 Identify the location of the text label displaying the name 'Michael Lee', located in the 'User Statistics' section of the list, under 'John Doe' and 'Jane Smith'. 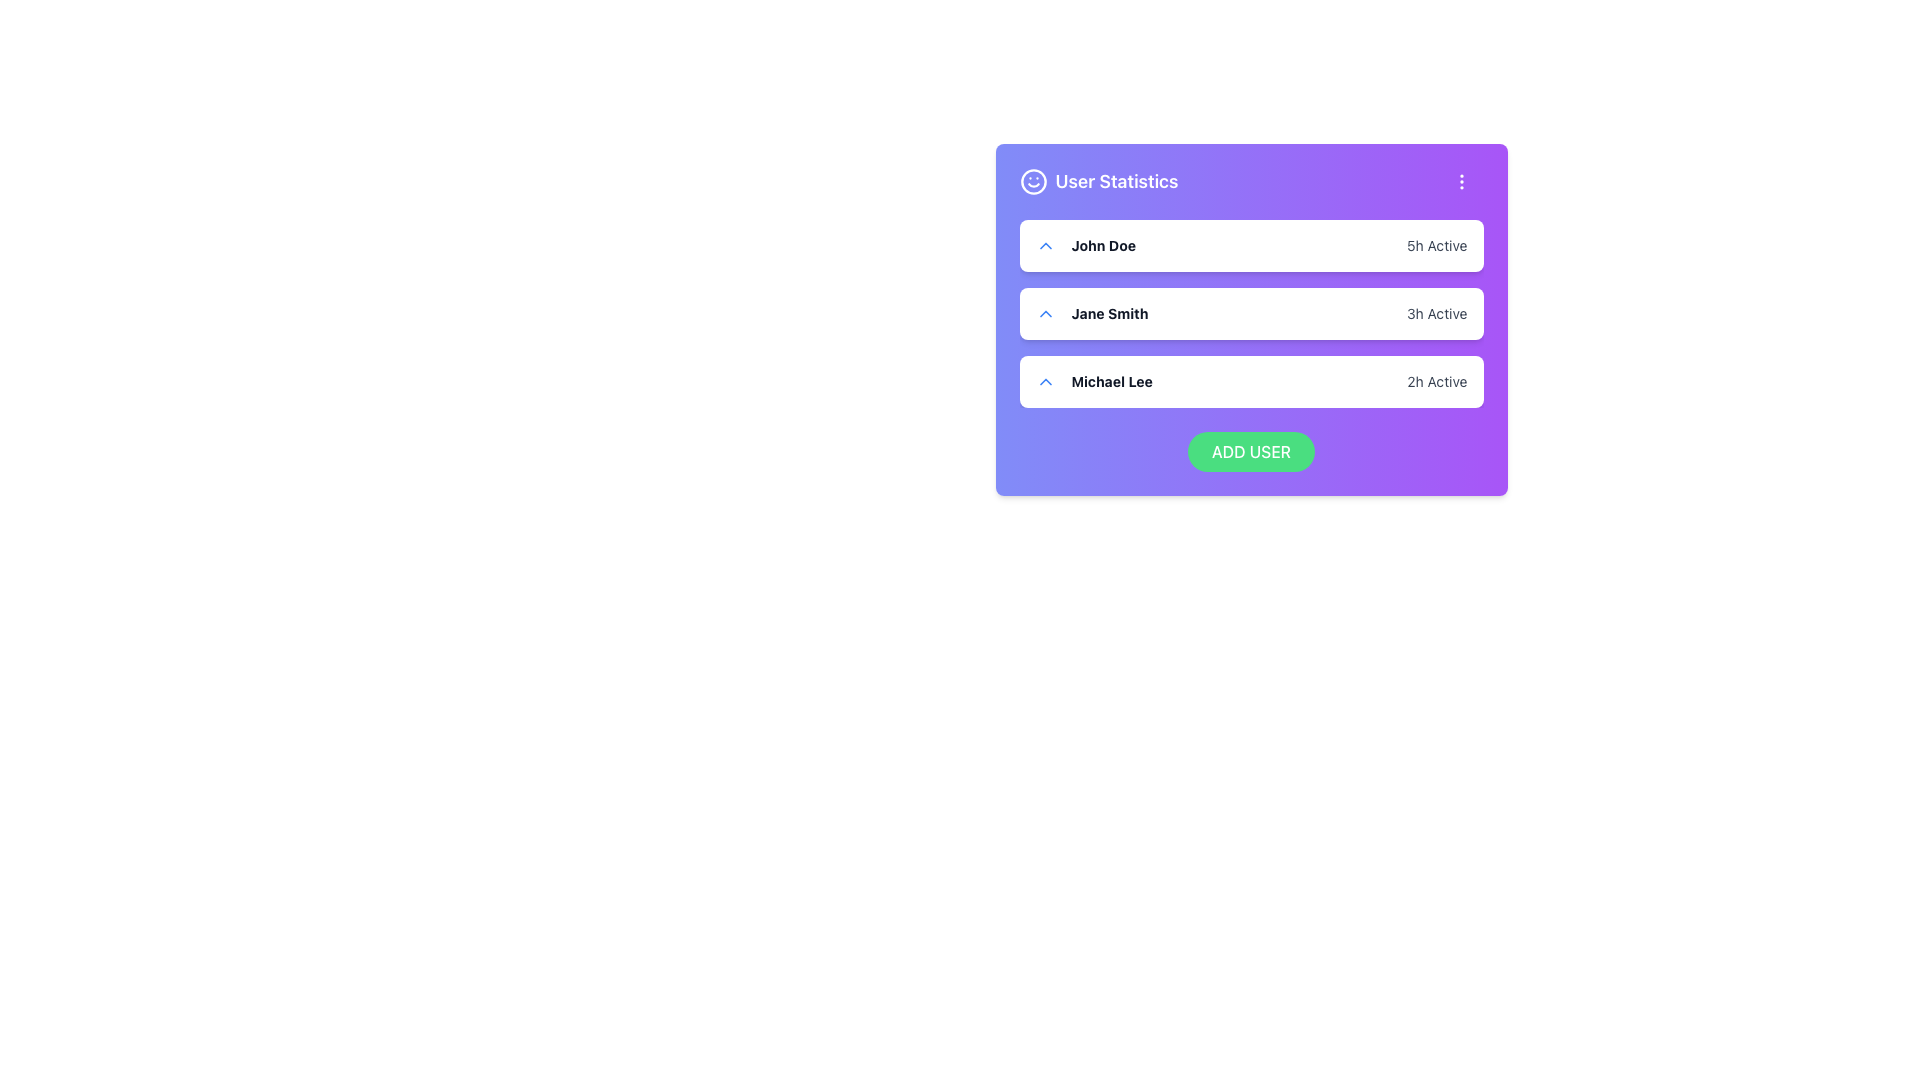
(1111, 381).